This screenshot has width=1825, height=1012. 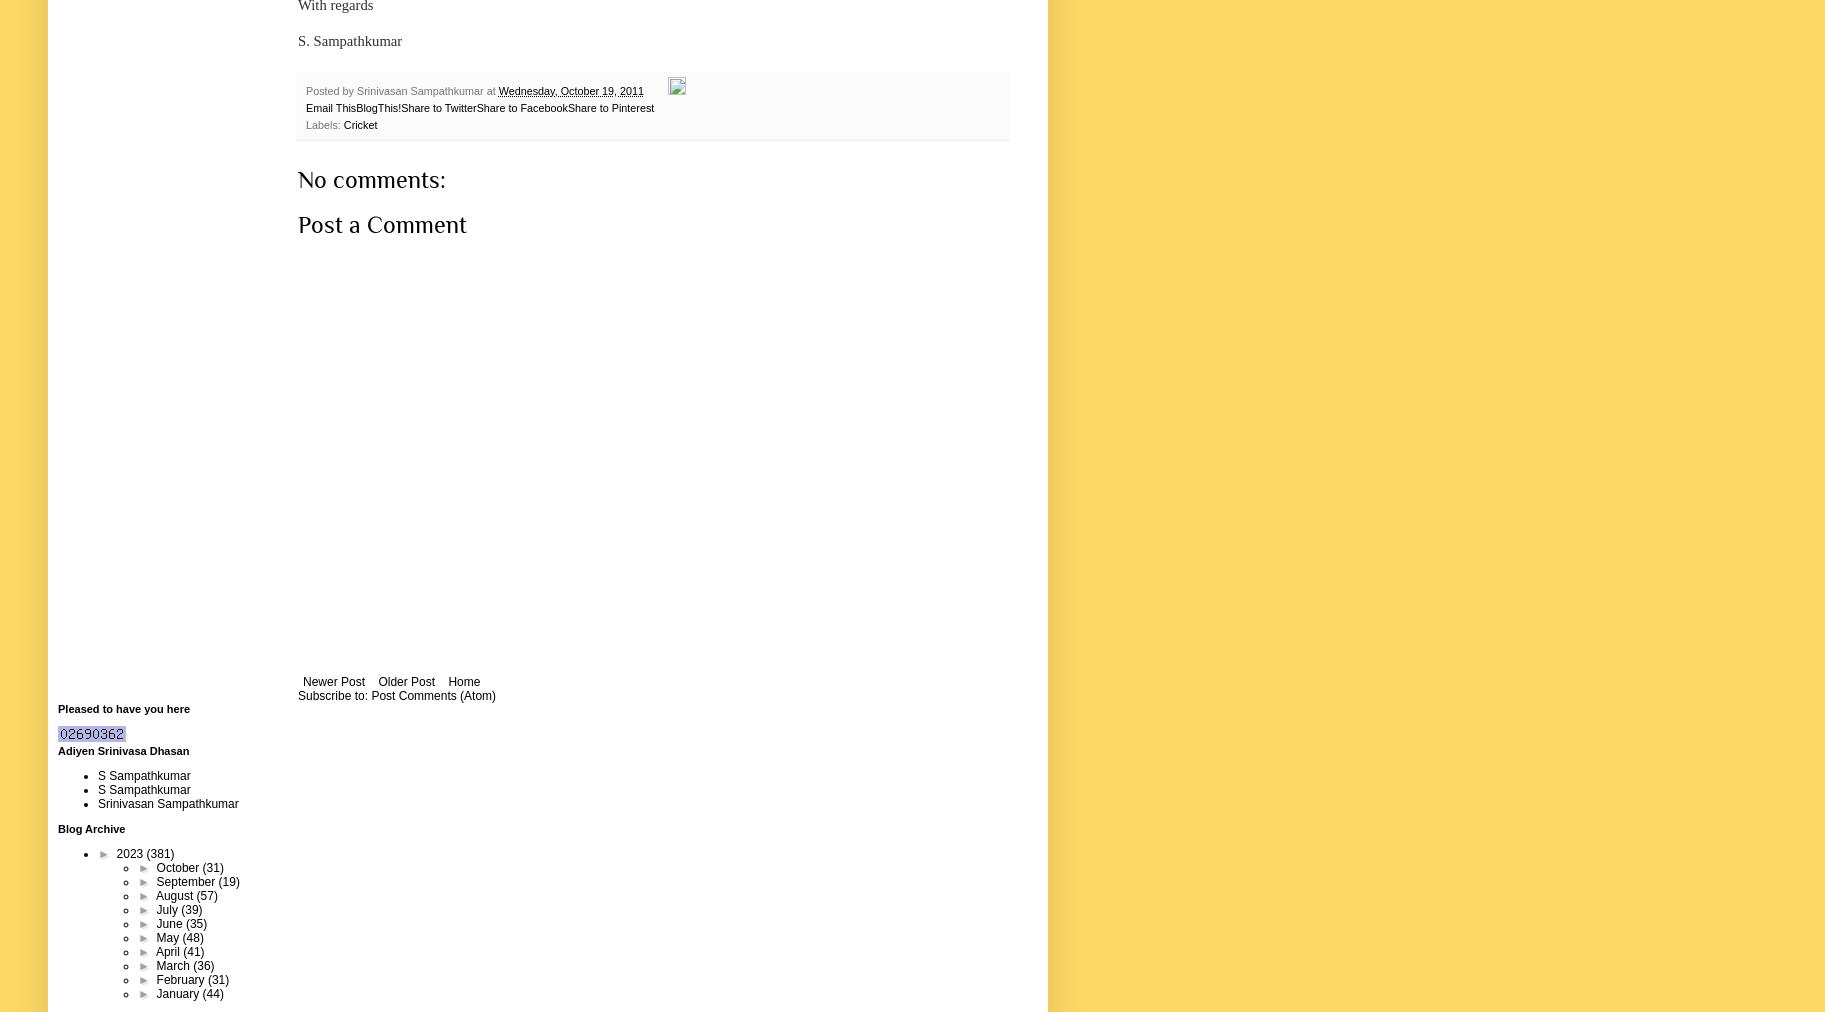 I want to click on 'at', so click(x=491, y=88).